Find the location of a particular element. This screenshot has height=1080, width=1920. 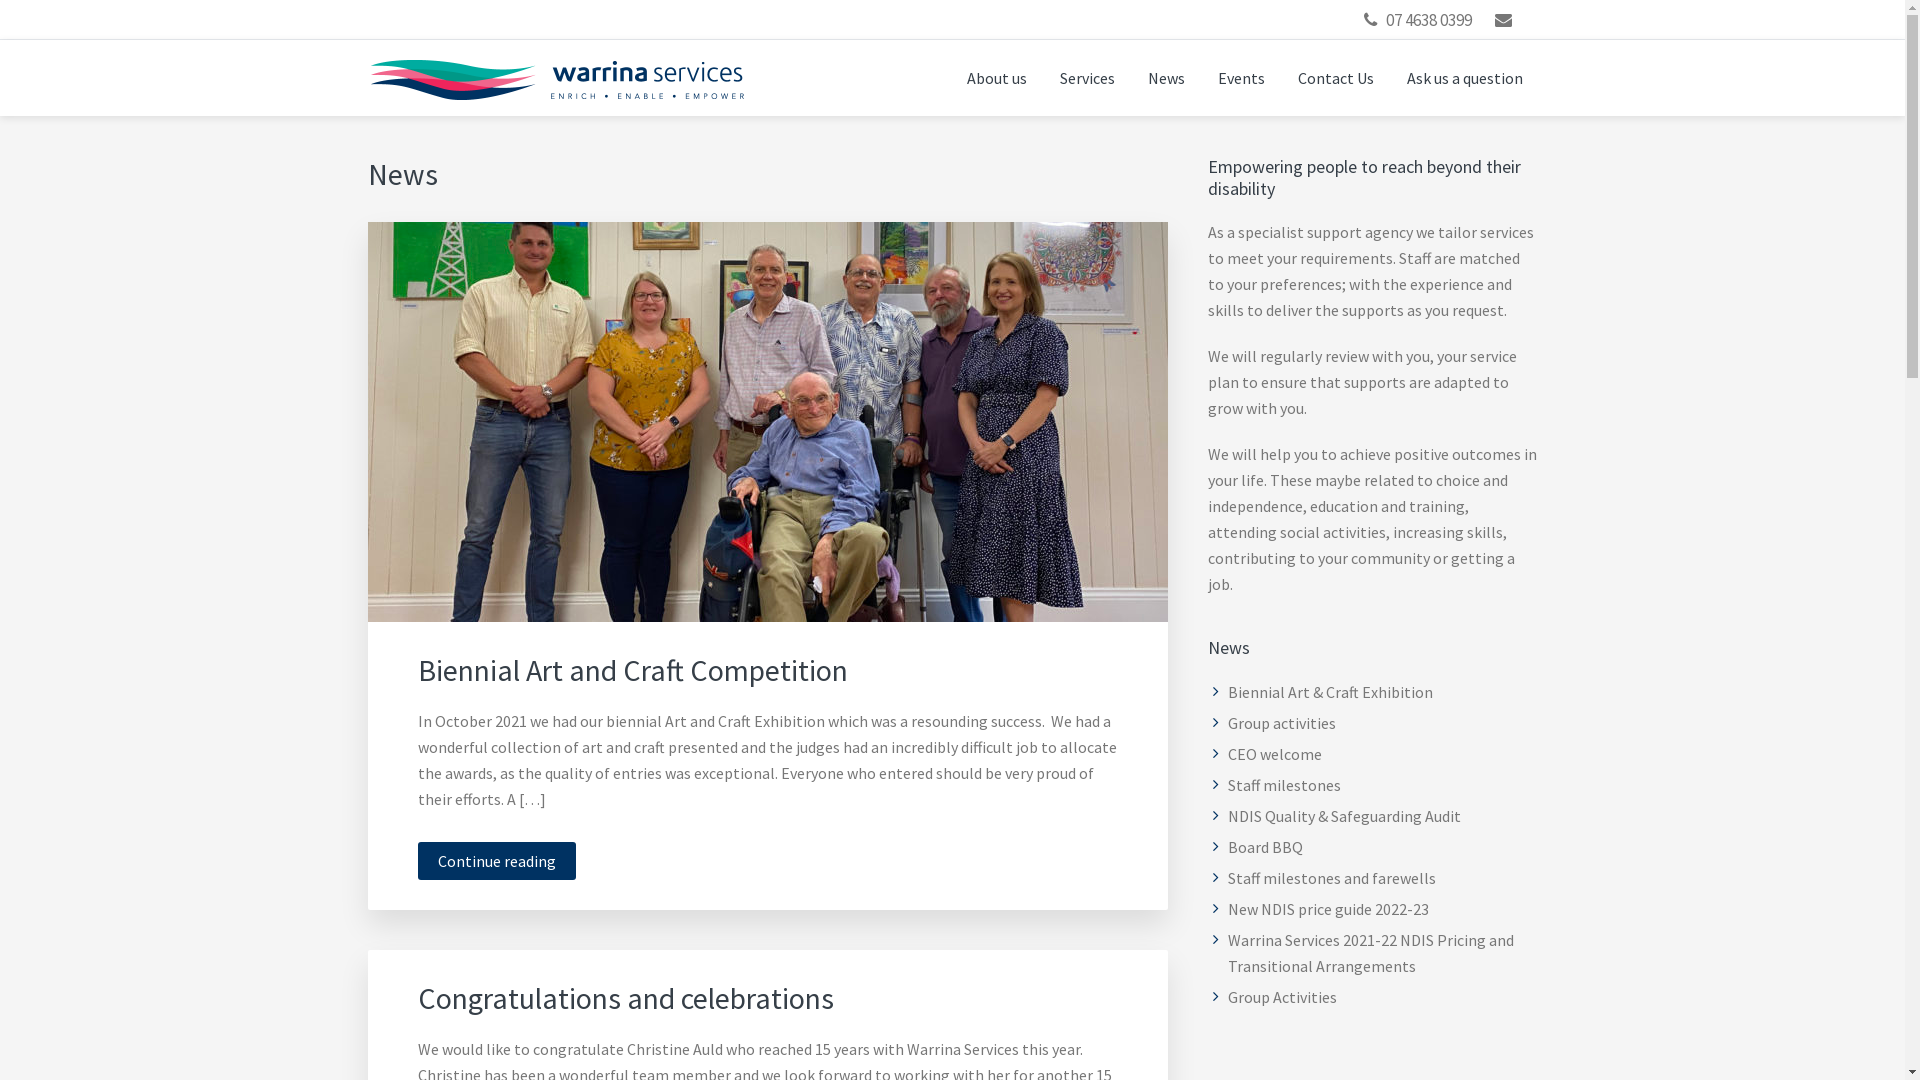

'About us' is located at coordinates (997, 76).